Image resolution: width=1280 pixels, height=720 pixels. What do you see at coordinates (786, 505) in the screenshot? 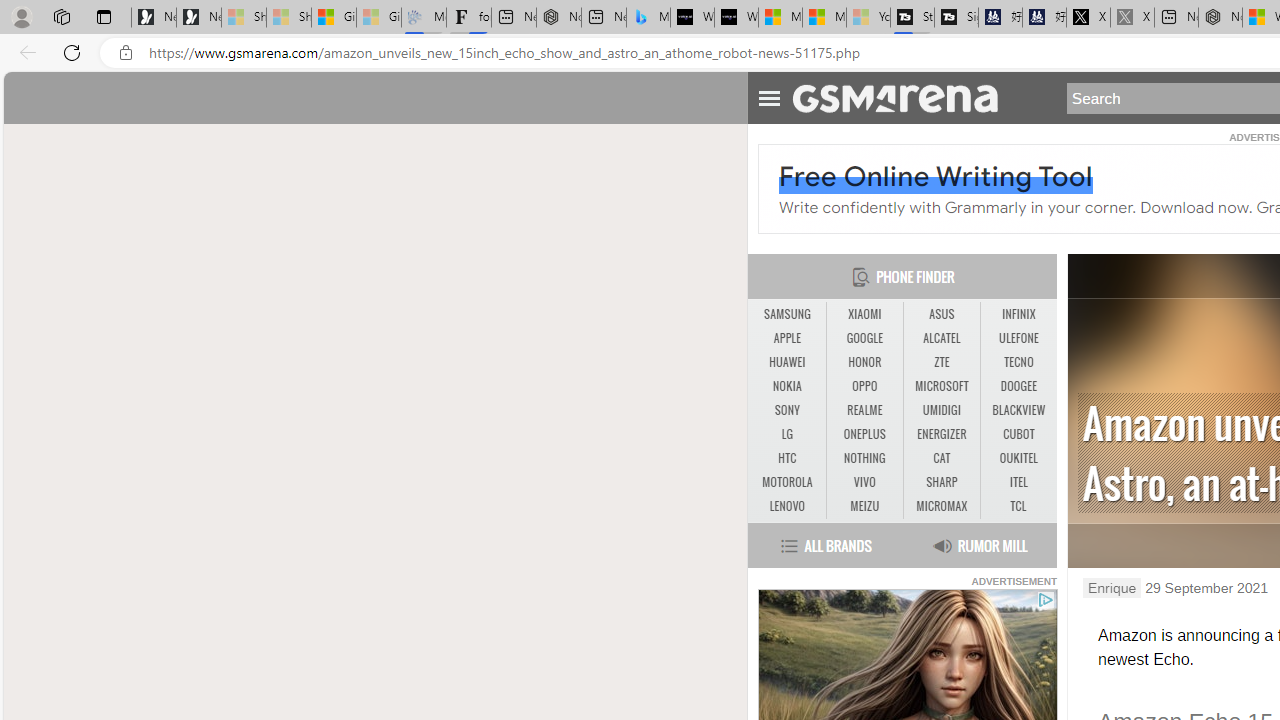
I see `'LENOVO'` at bounding box center [786, 505].